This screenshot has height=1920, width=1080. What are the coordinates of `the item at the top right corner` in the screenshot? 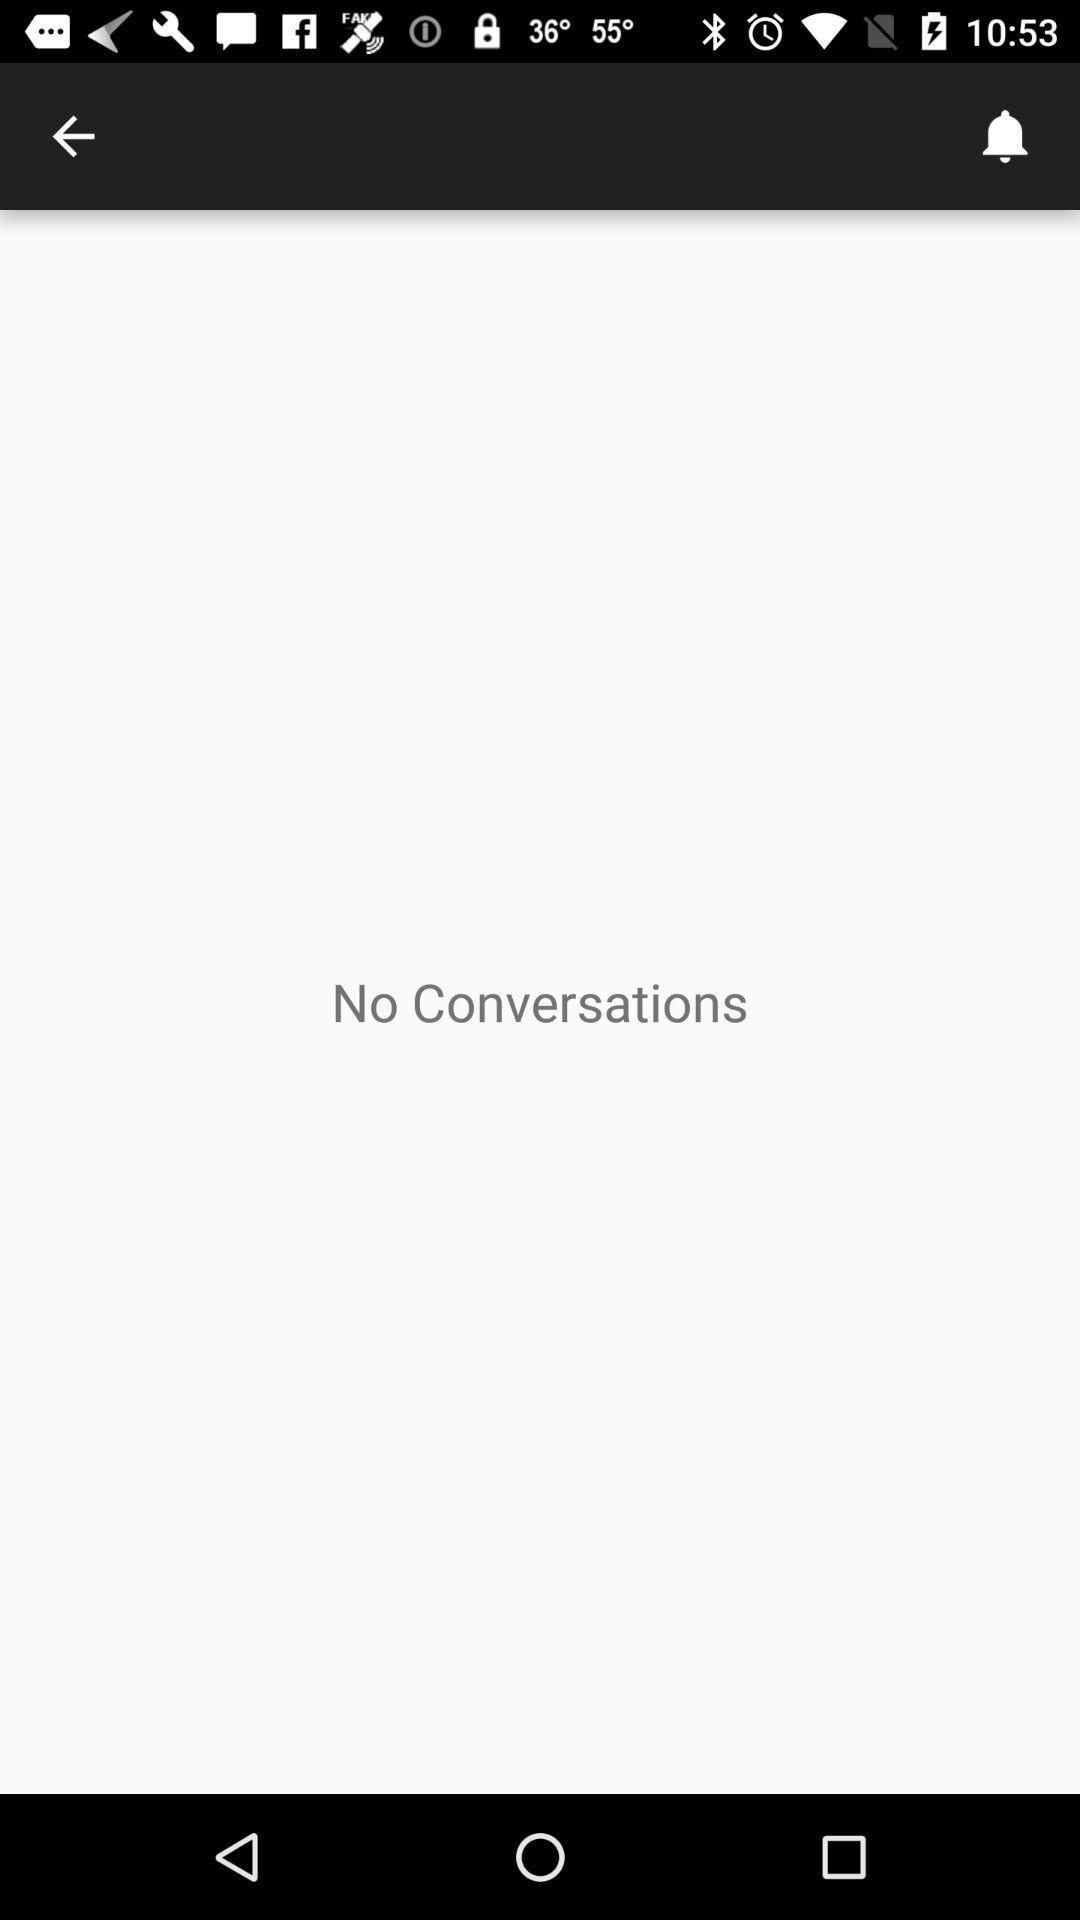 It's located at (1006, 135).